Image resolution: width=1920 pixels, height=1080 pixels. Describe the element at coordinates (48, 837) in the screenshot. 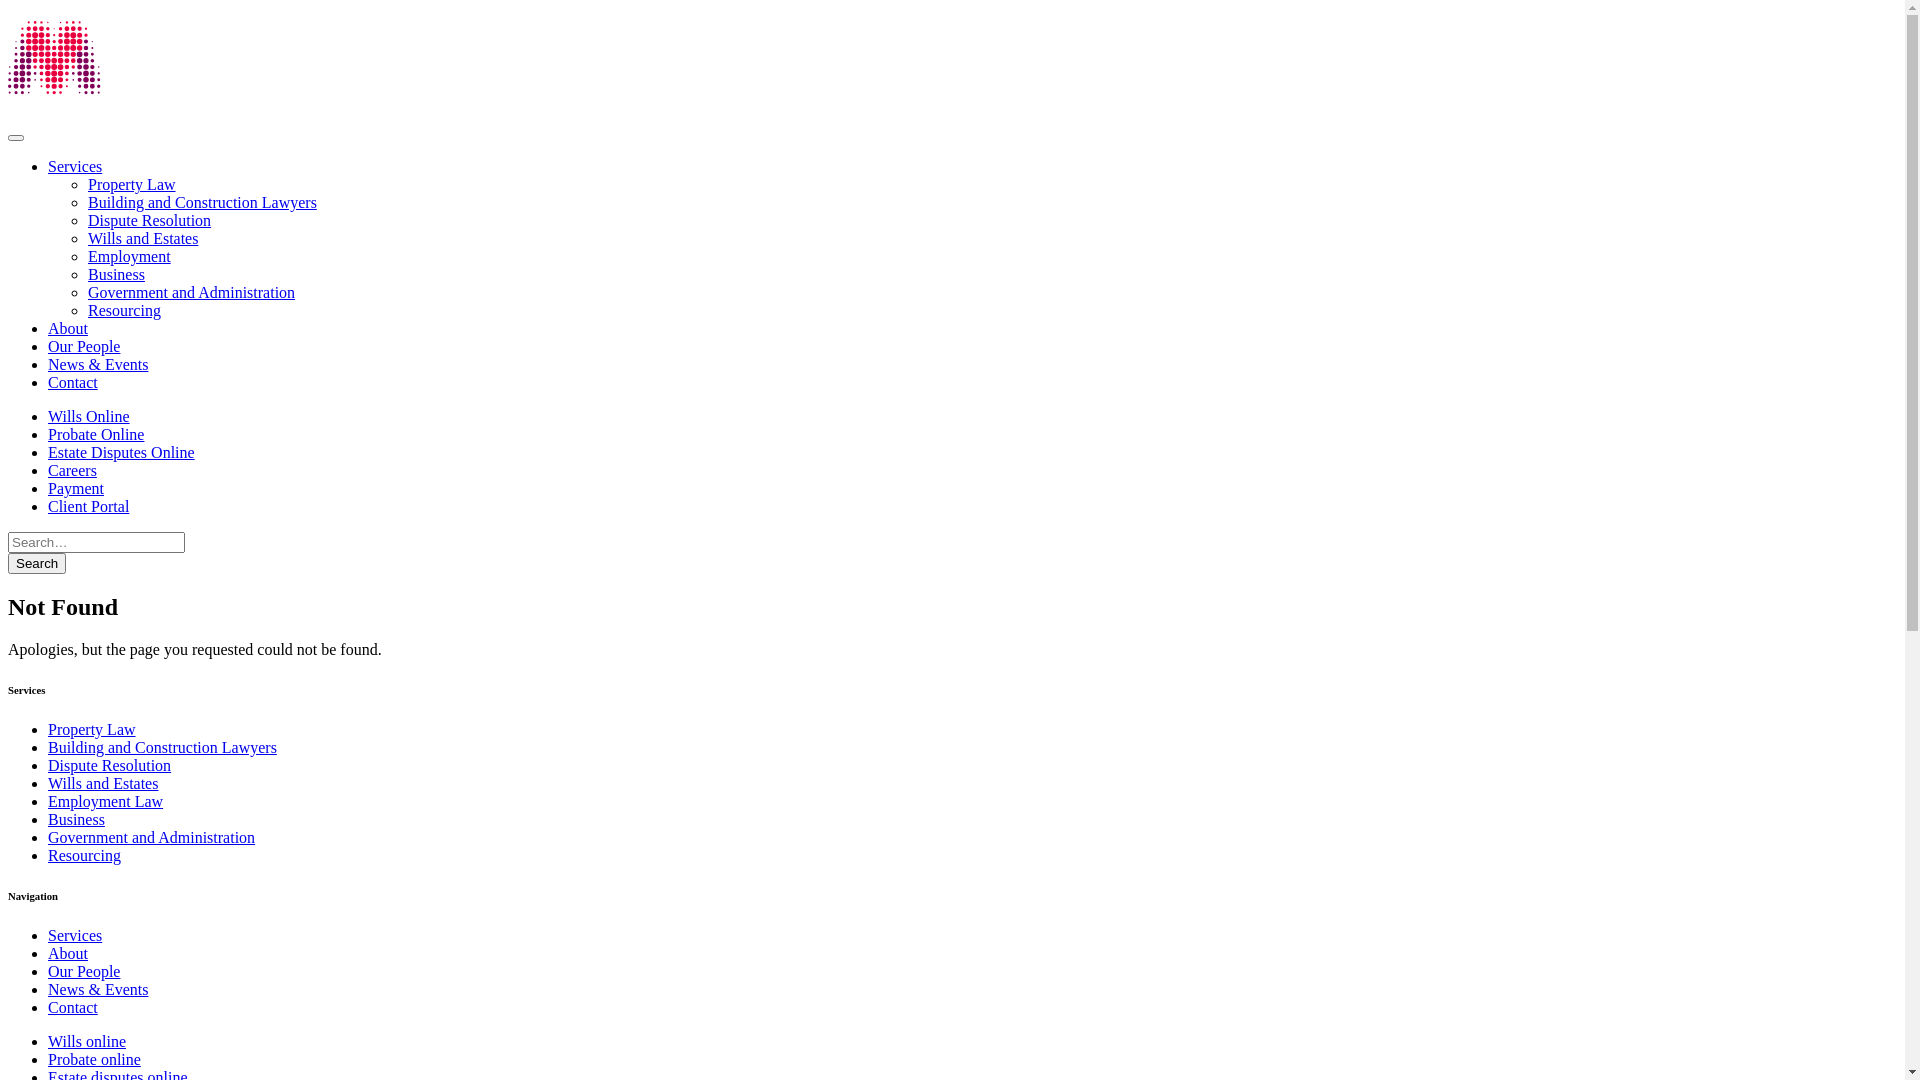

I see `'Government and Administration'` at that location.